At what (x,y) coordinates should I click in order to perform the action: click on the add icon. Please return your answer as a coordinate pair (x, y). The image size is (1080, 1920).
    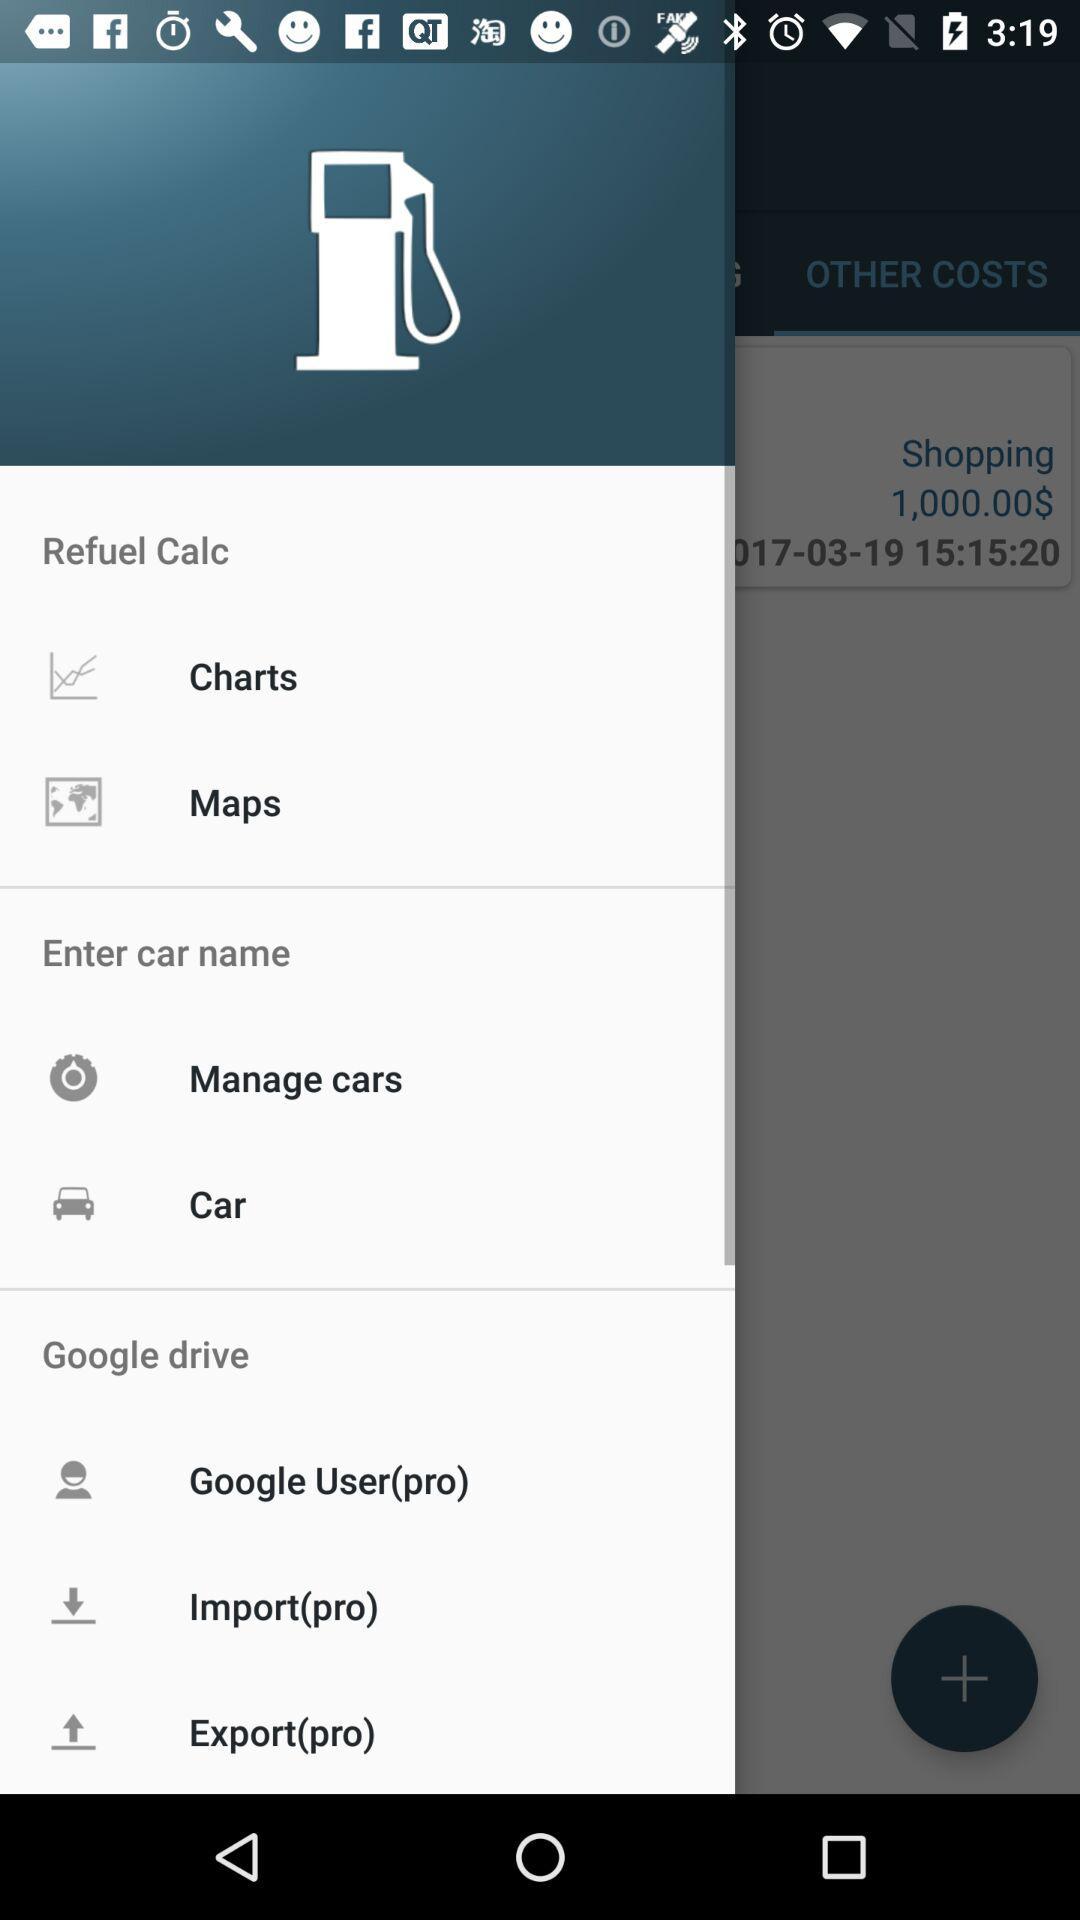
    Looking at the image, I should click on (963, 1678).